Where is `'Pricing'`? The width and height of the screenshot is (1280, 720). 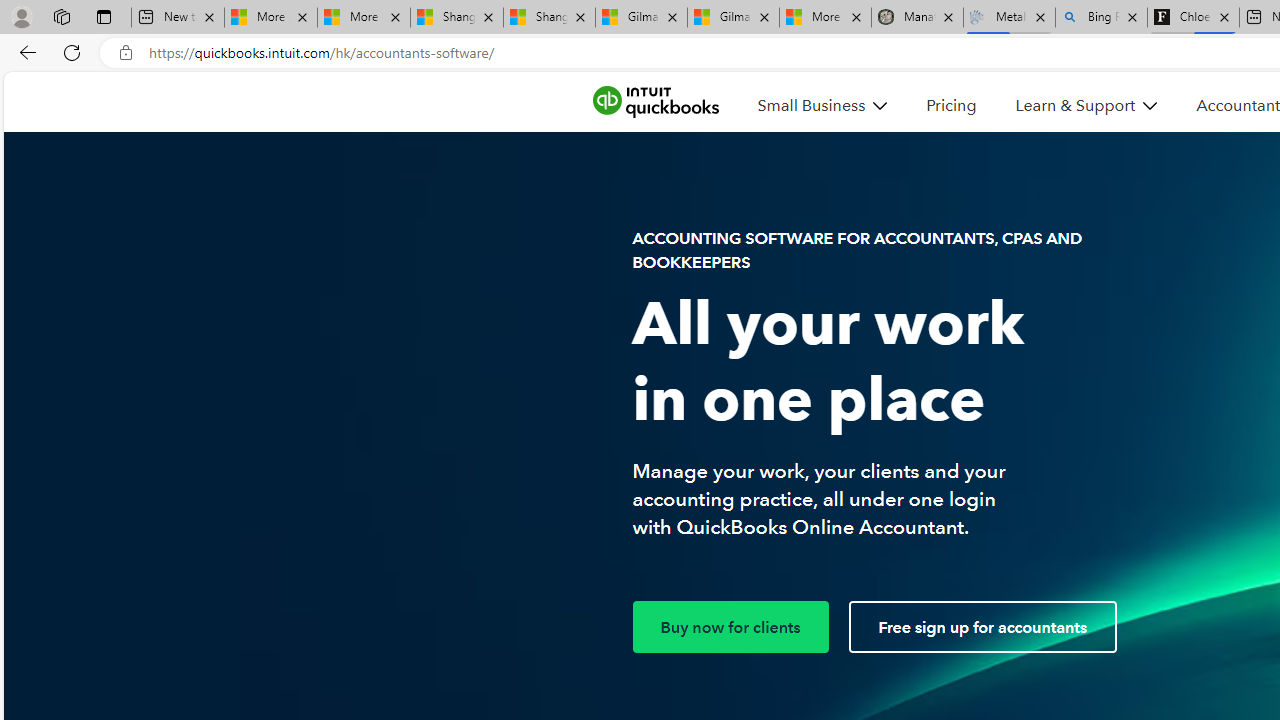
'Pricing' is located at coordinates (950, 105).